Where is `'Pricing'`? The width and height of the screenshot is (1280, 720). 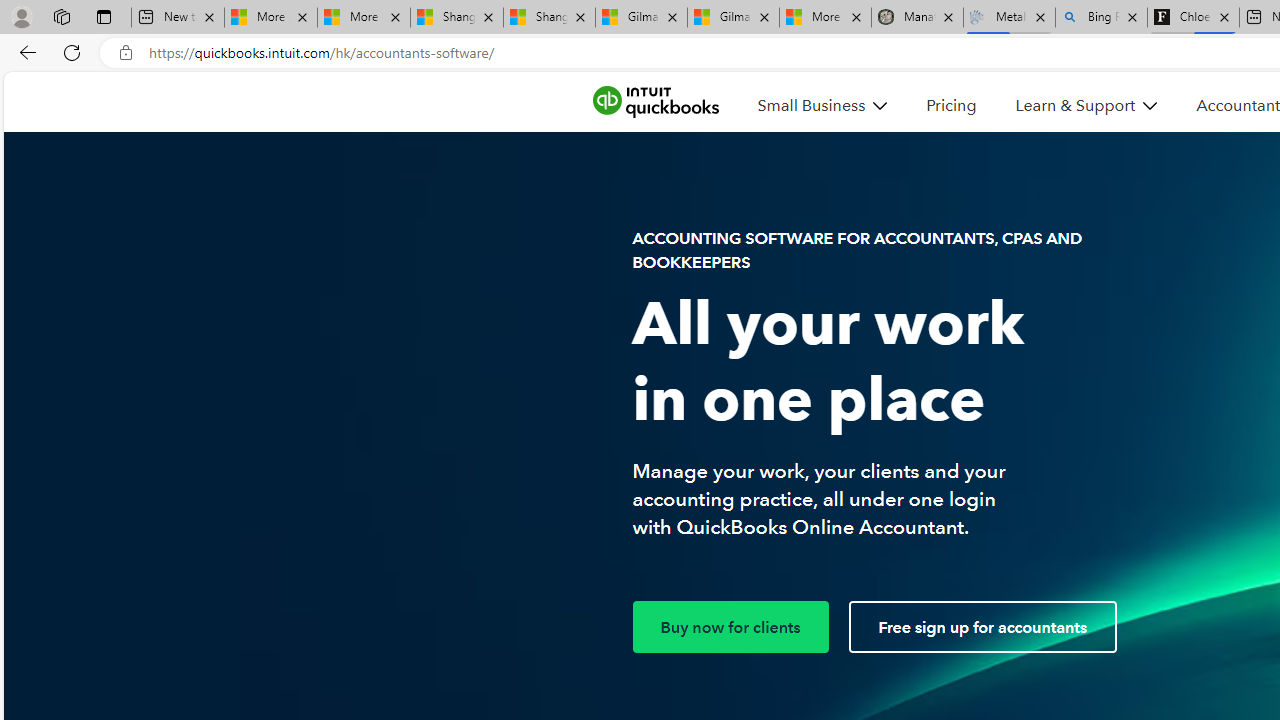
'Pricing' is located at coordinates (950, 105).